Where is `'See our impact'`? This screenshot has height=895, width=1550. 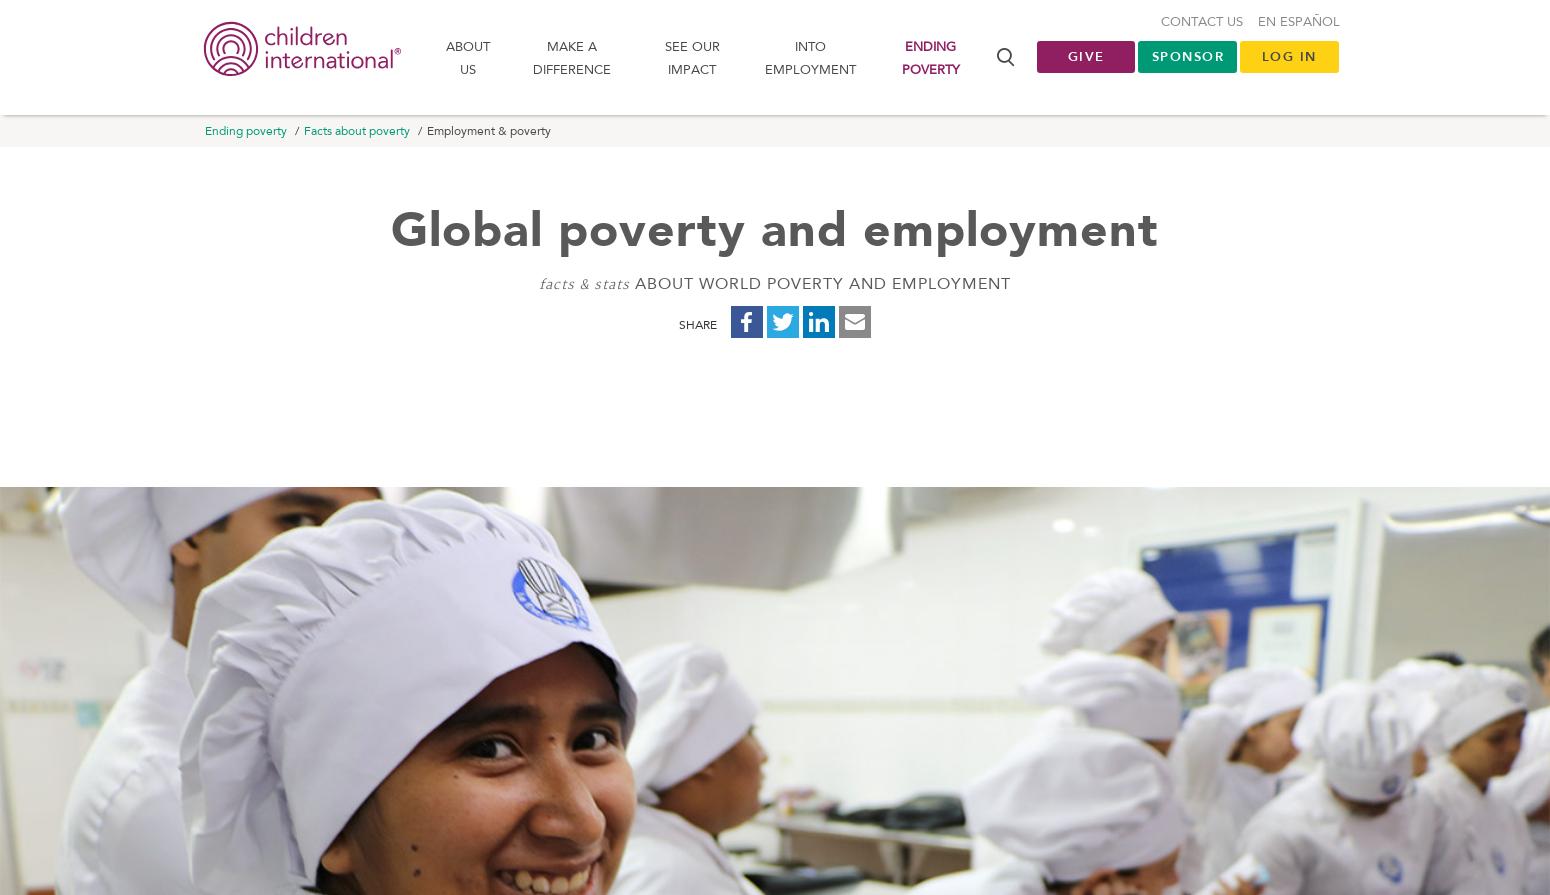
'See our impact' is located at coordinates (690, 63).